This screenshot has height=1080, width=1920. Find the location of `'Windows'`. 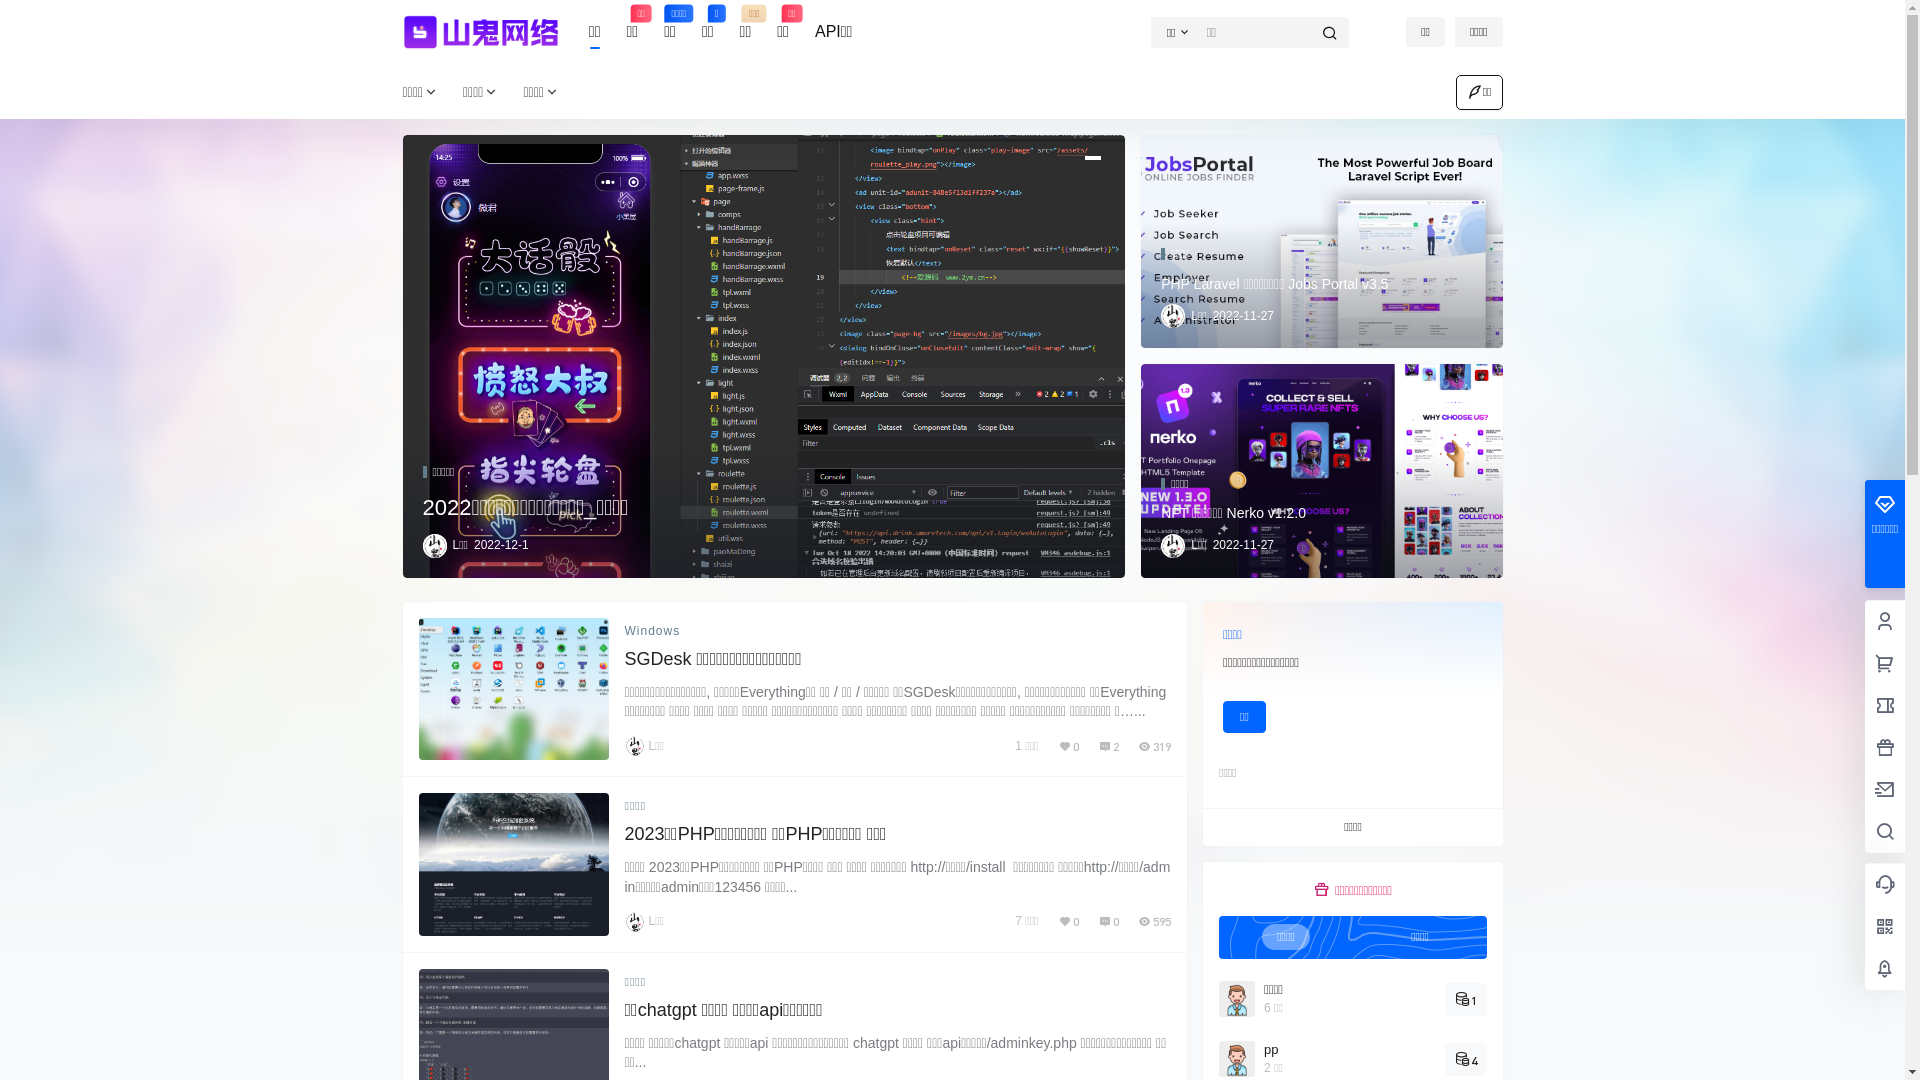

'Windows' is located at coordinates (652, 631).